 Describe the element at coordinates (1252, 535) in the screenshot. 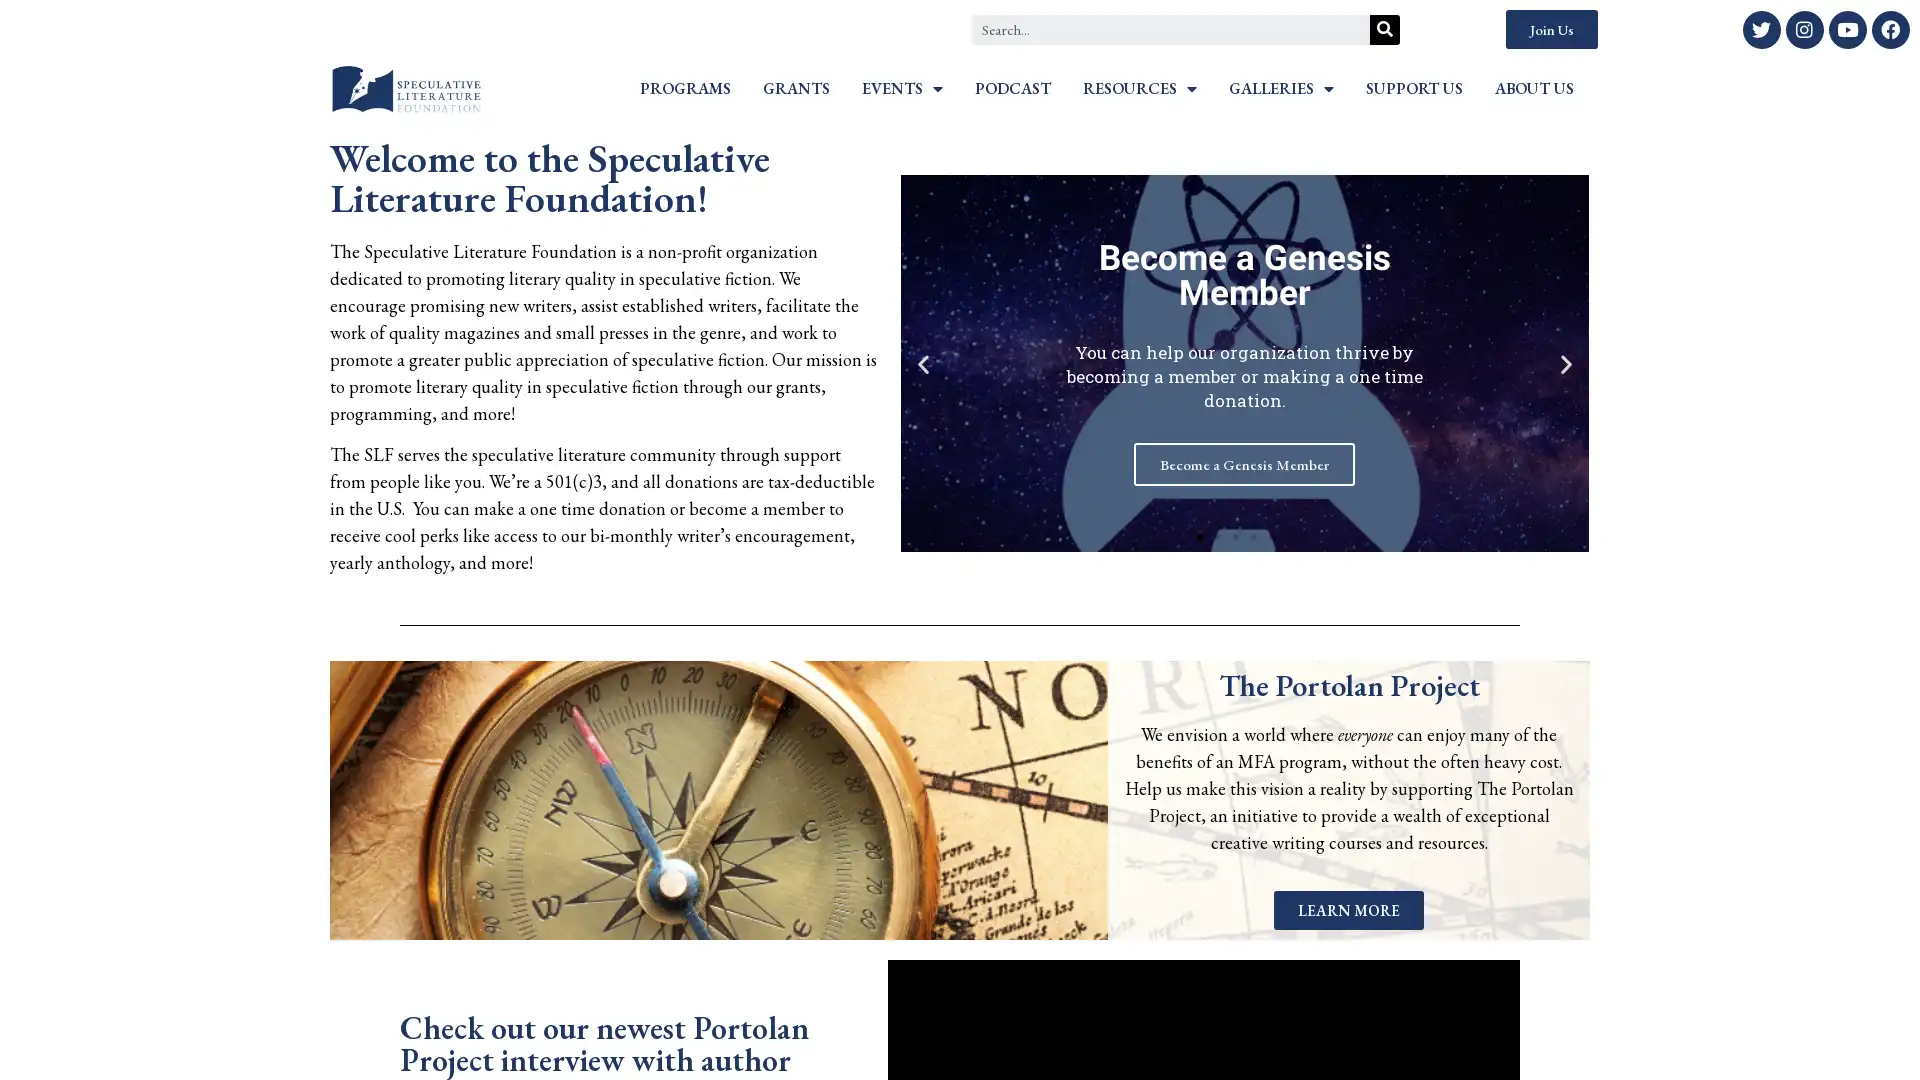

I see `Go to slide 4` at that location.